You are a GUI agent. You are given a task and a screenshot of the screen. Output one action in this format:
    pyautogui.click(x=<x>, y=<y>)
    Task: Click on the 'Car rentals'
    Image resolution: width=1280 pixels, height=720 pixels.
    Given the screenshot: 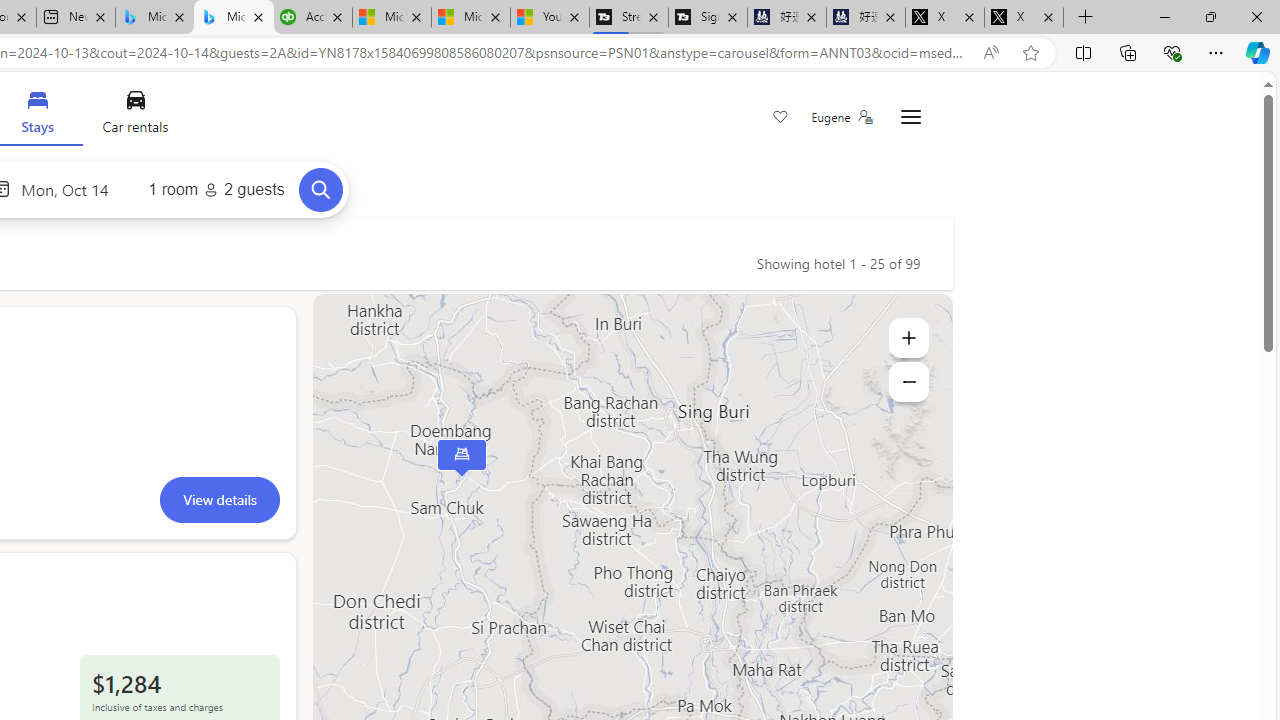 What is the action you would take?
    pyautogui.click(x=134, y=117)
    